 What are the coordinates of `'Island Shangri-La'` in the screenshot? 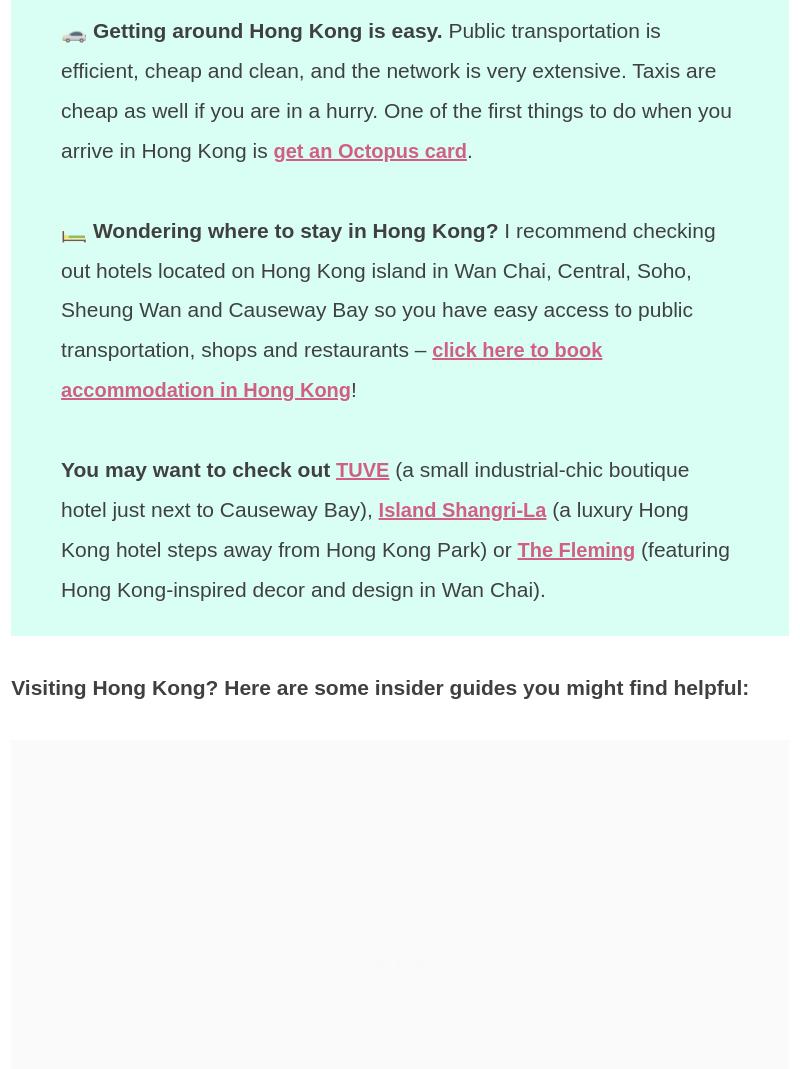 It's located at (465, 507).